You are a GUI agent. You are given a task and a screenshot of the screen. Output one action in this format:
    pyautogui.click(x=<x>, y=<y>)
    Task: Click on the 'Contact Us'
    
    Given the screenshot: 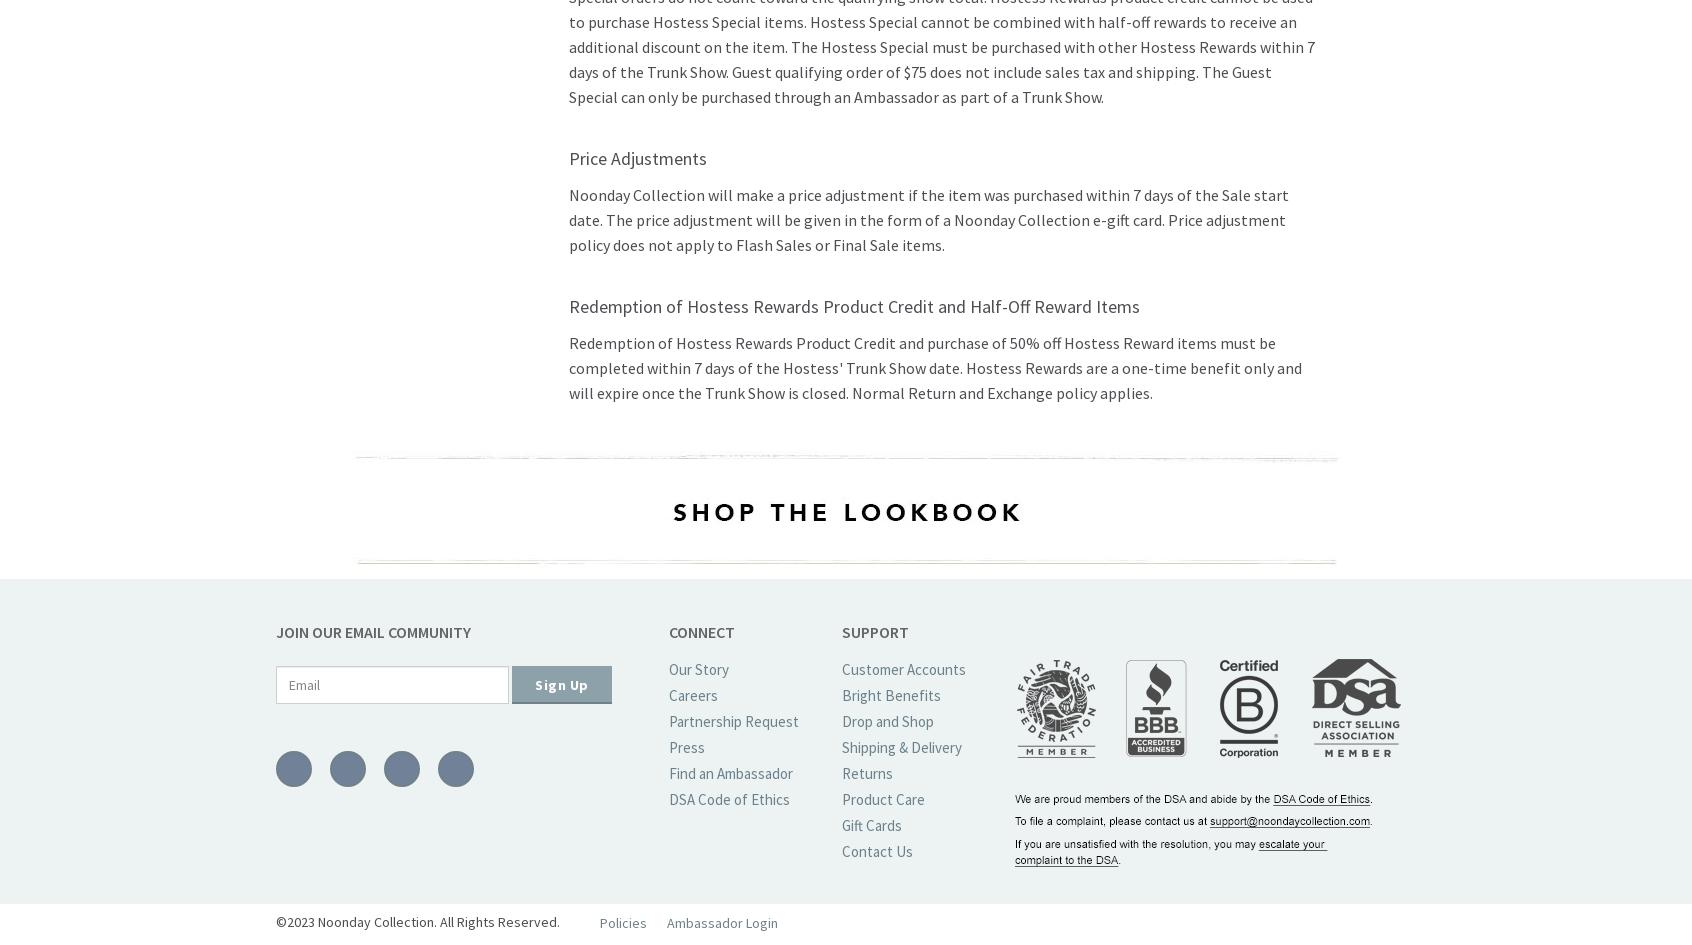 What is the action you would take?
    pyautogui.click(x=875, y=851)
    